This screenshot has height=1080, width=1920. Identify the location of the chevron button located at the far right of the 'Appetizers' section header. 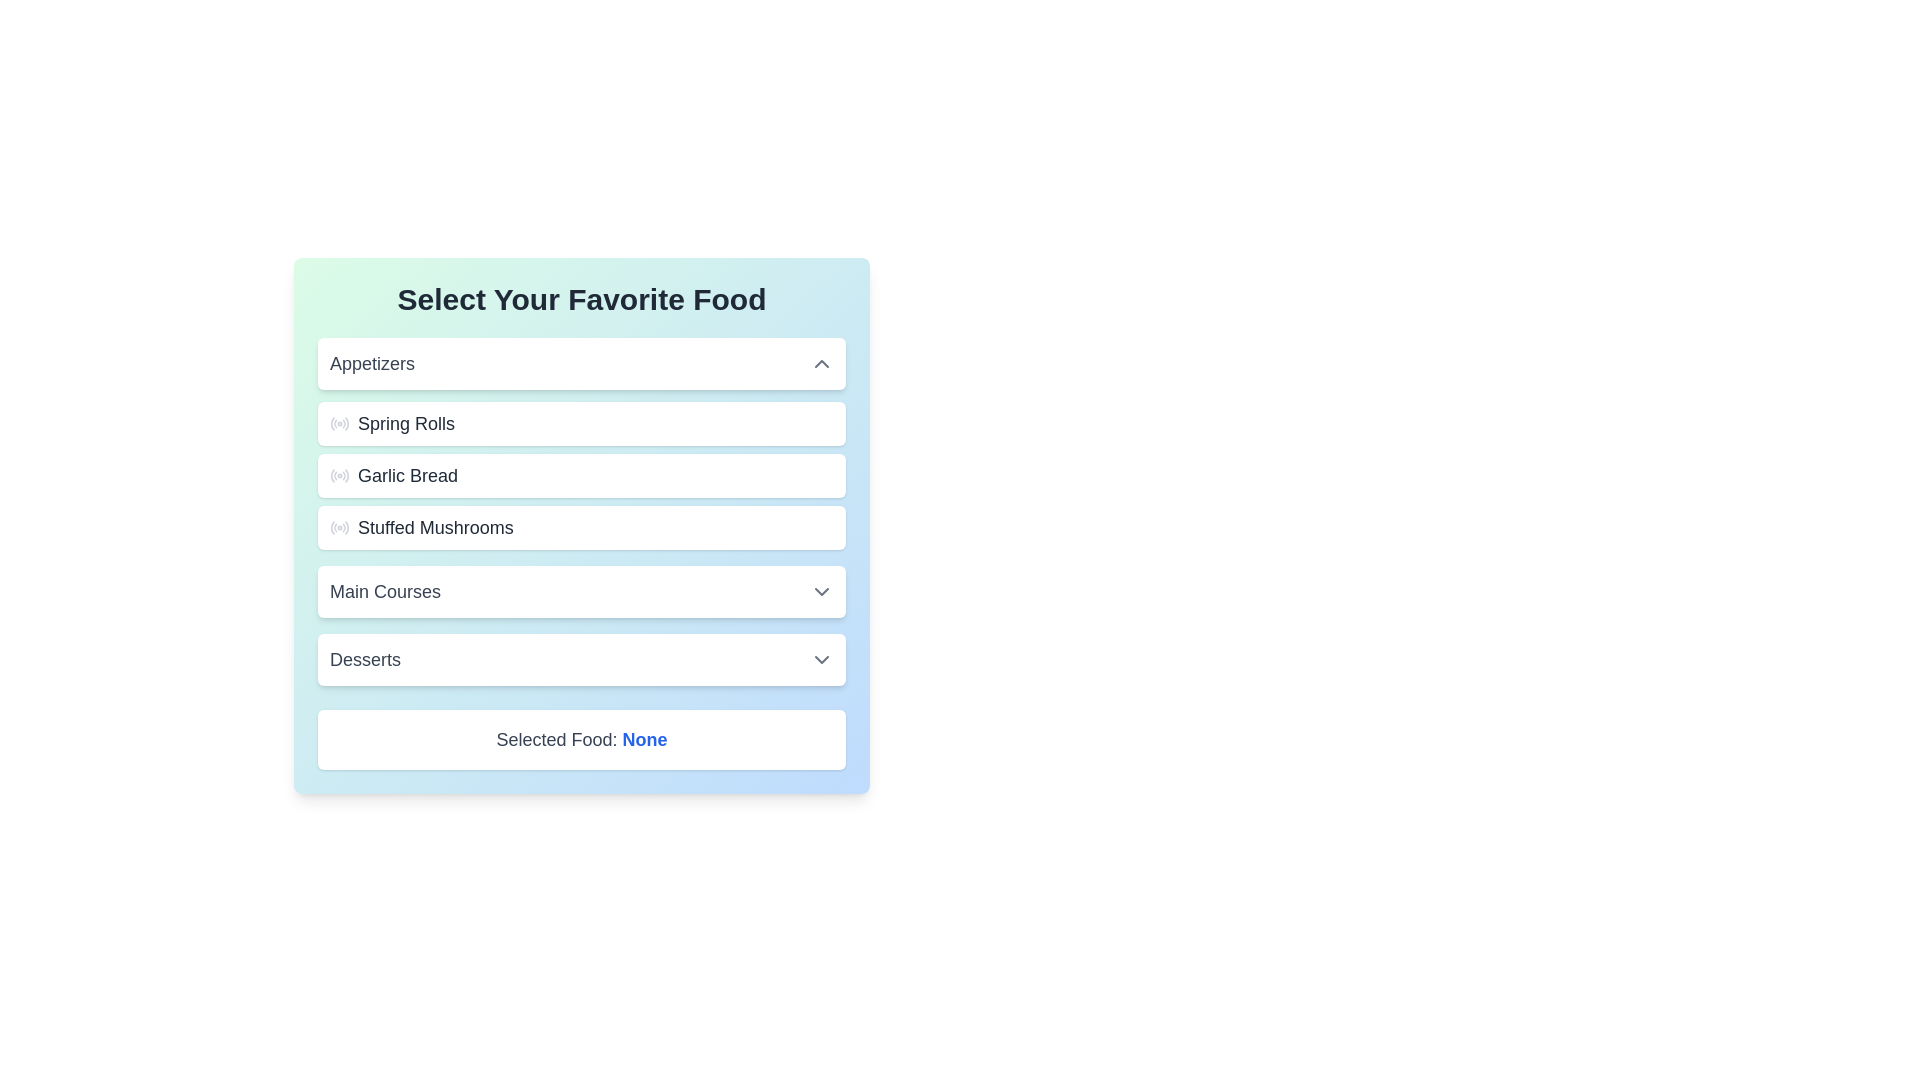
(821, 363).